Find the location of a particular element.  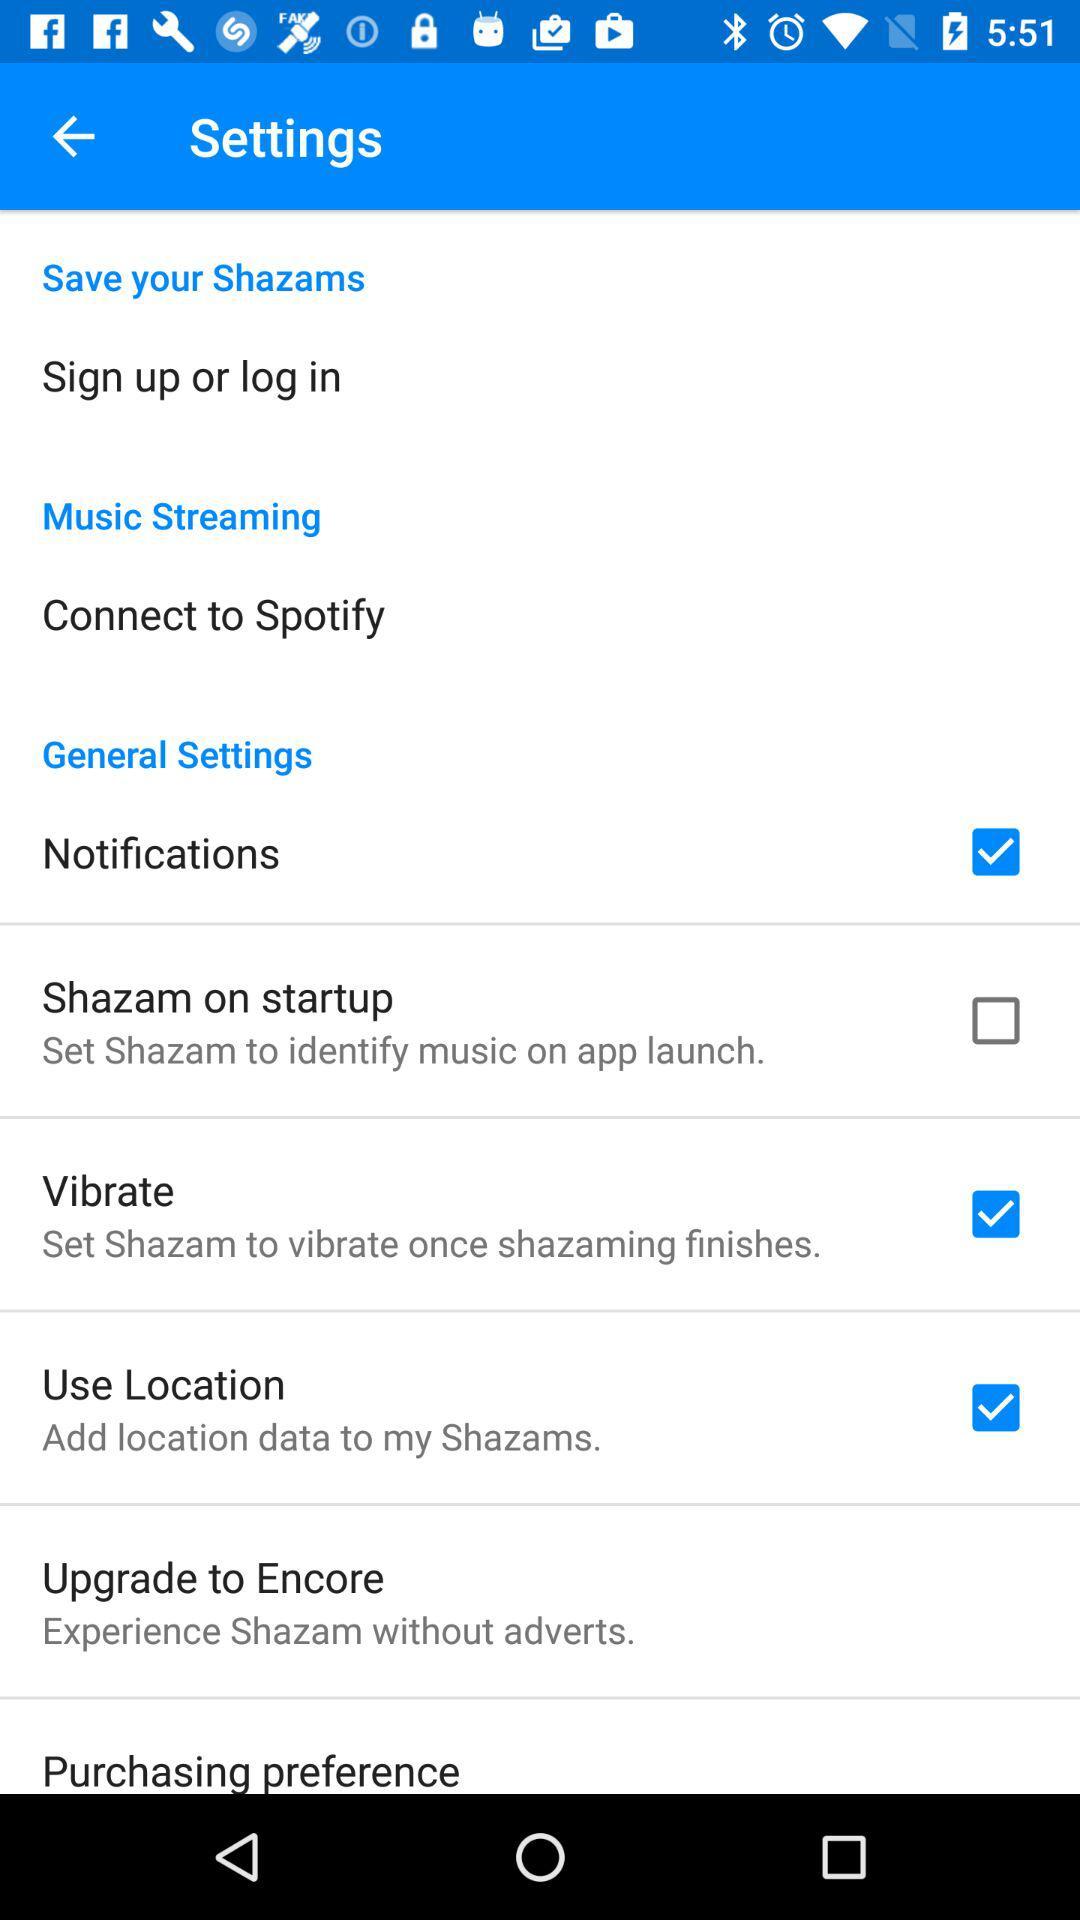

the connect to spotify item is located at coordinates (213, 612).